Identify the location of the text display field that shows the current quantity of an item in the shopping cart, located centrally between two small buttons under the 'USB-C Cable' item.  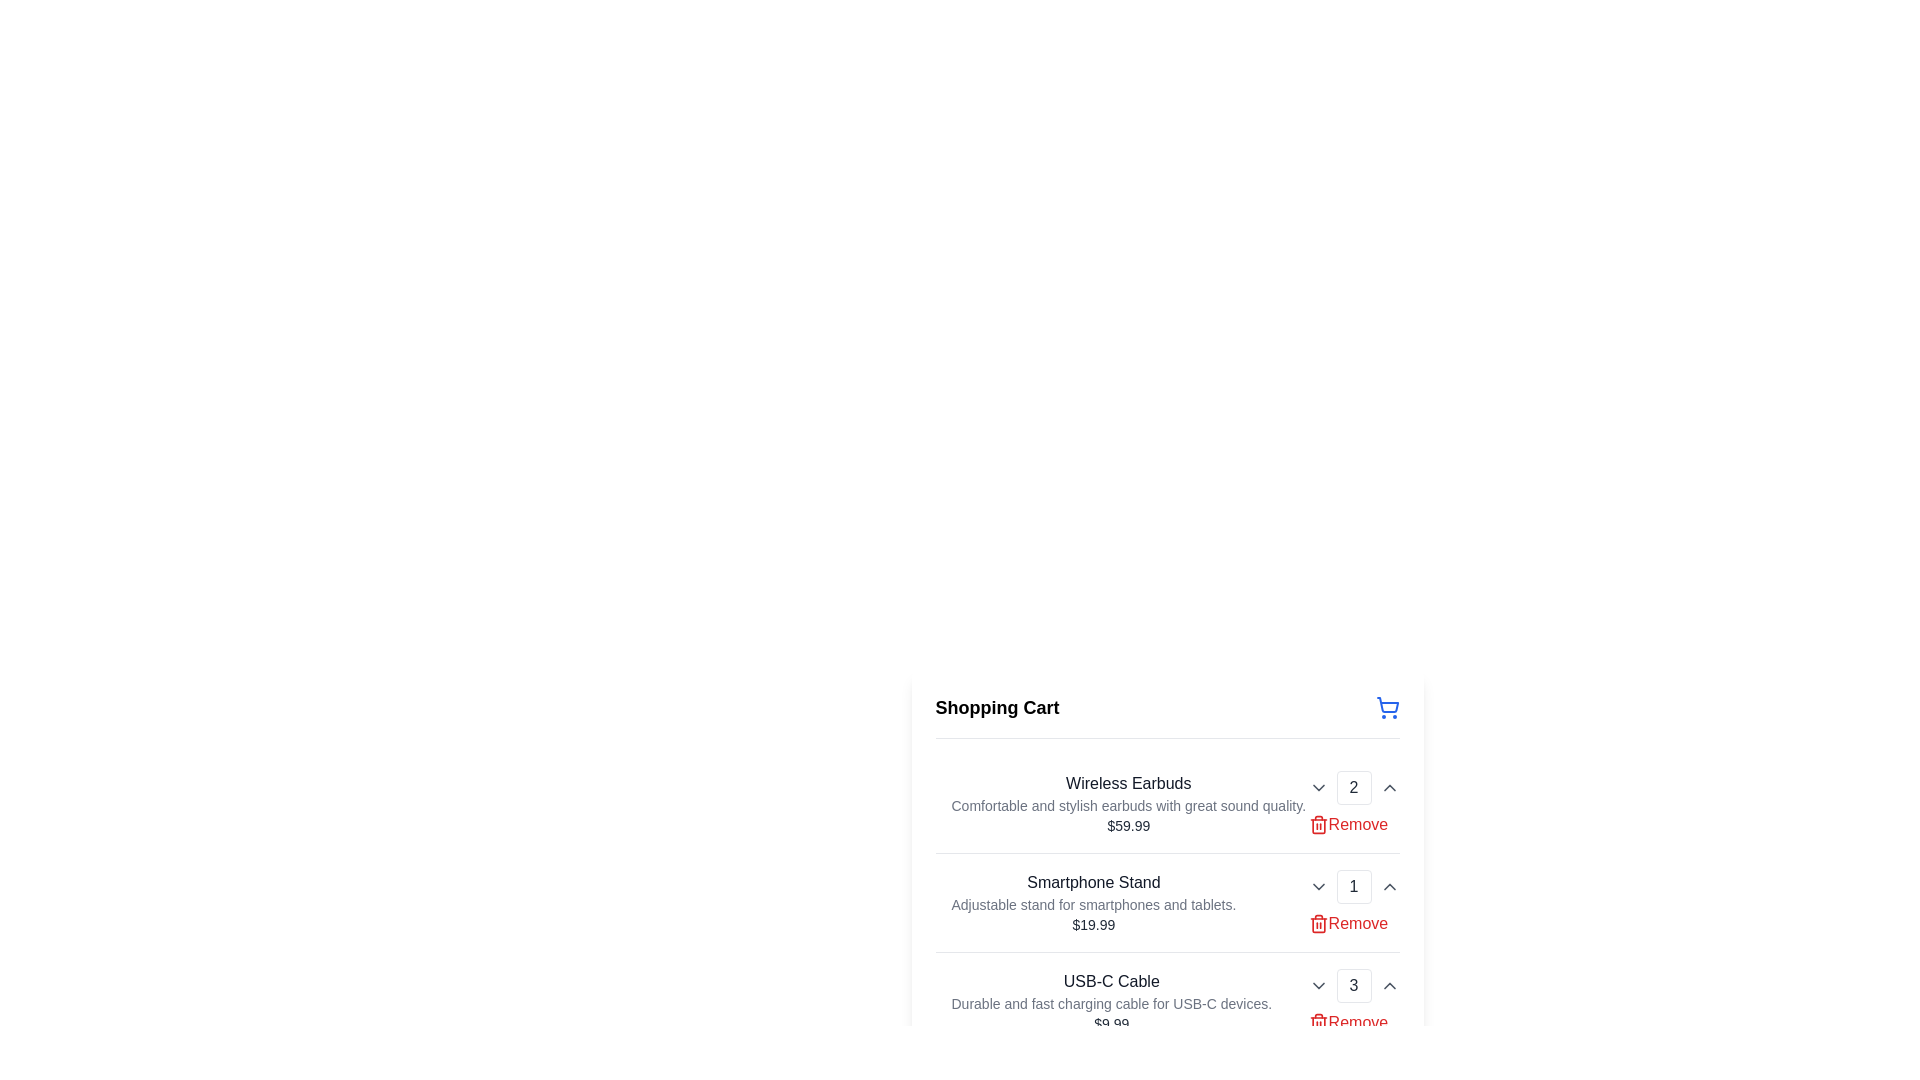
(1353, 985).